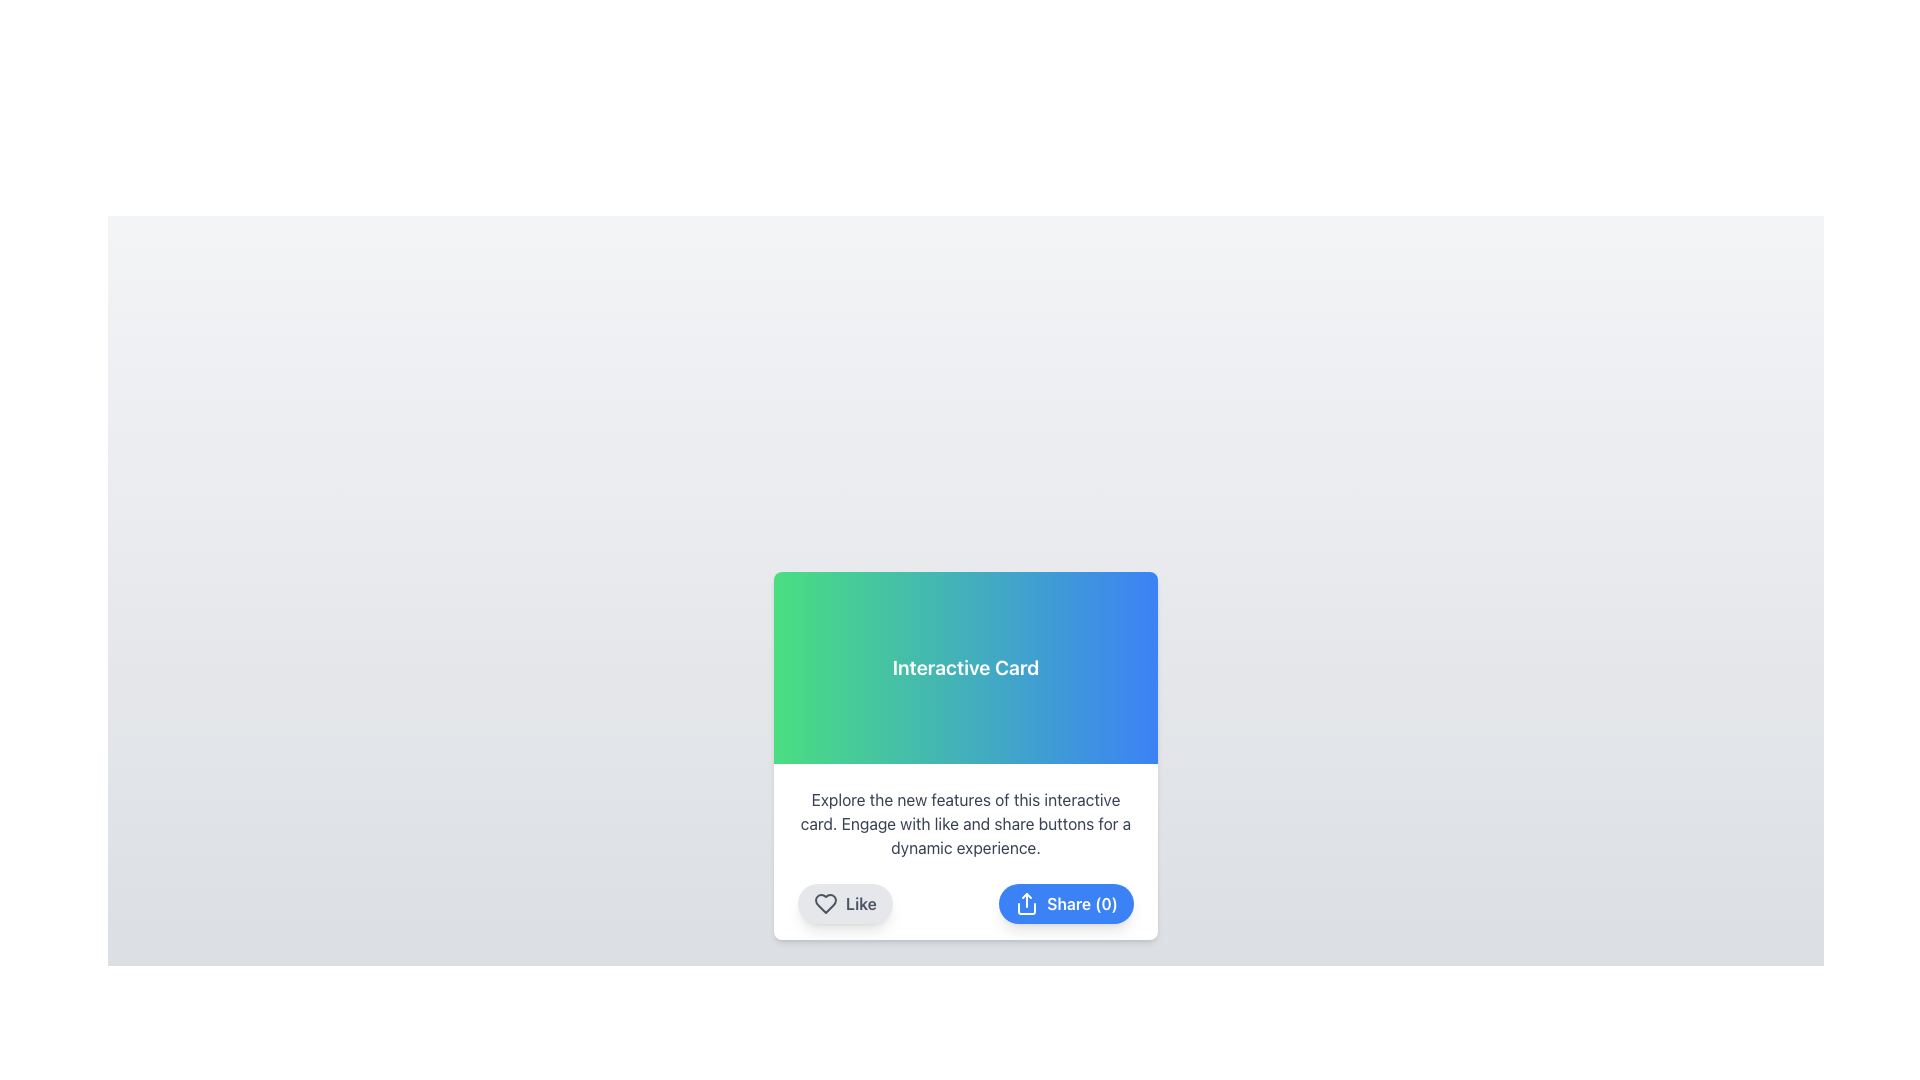 This screenshot has width=1920, height=1080. I want to click on the upward-pointing arrow icon with a blue background, located inside the 'Share (0)' button in the lower right corner, so click(1027, 903).